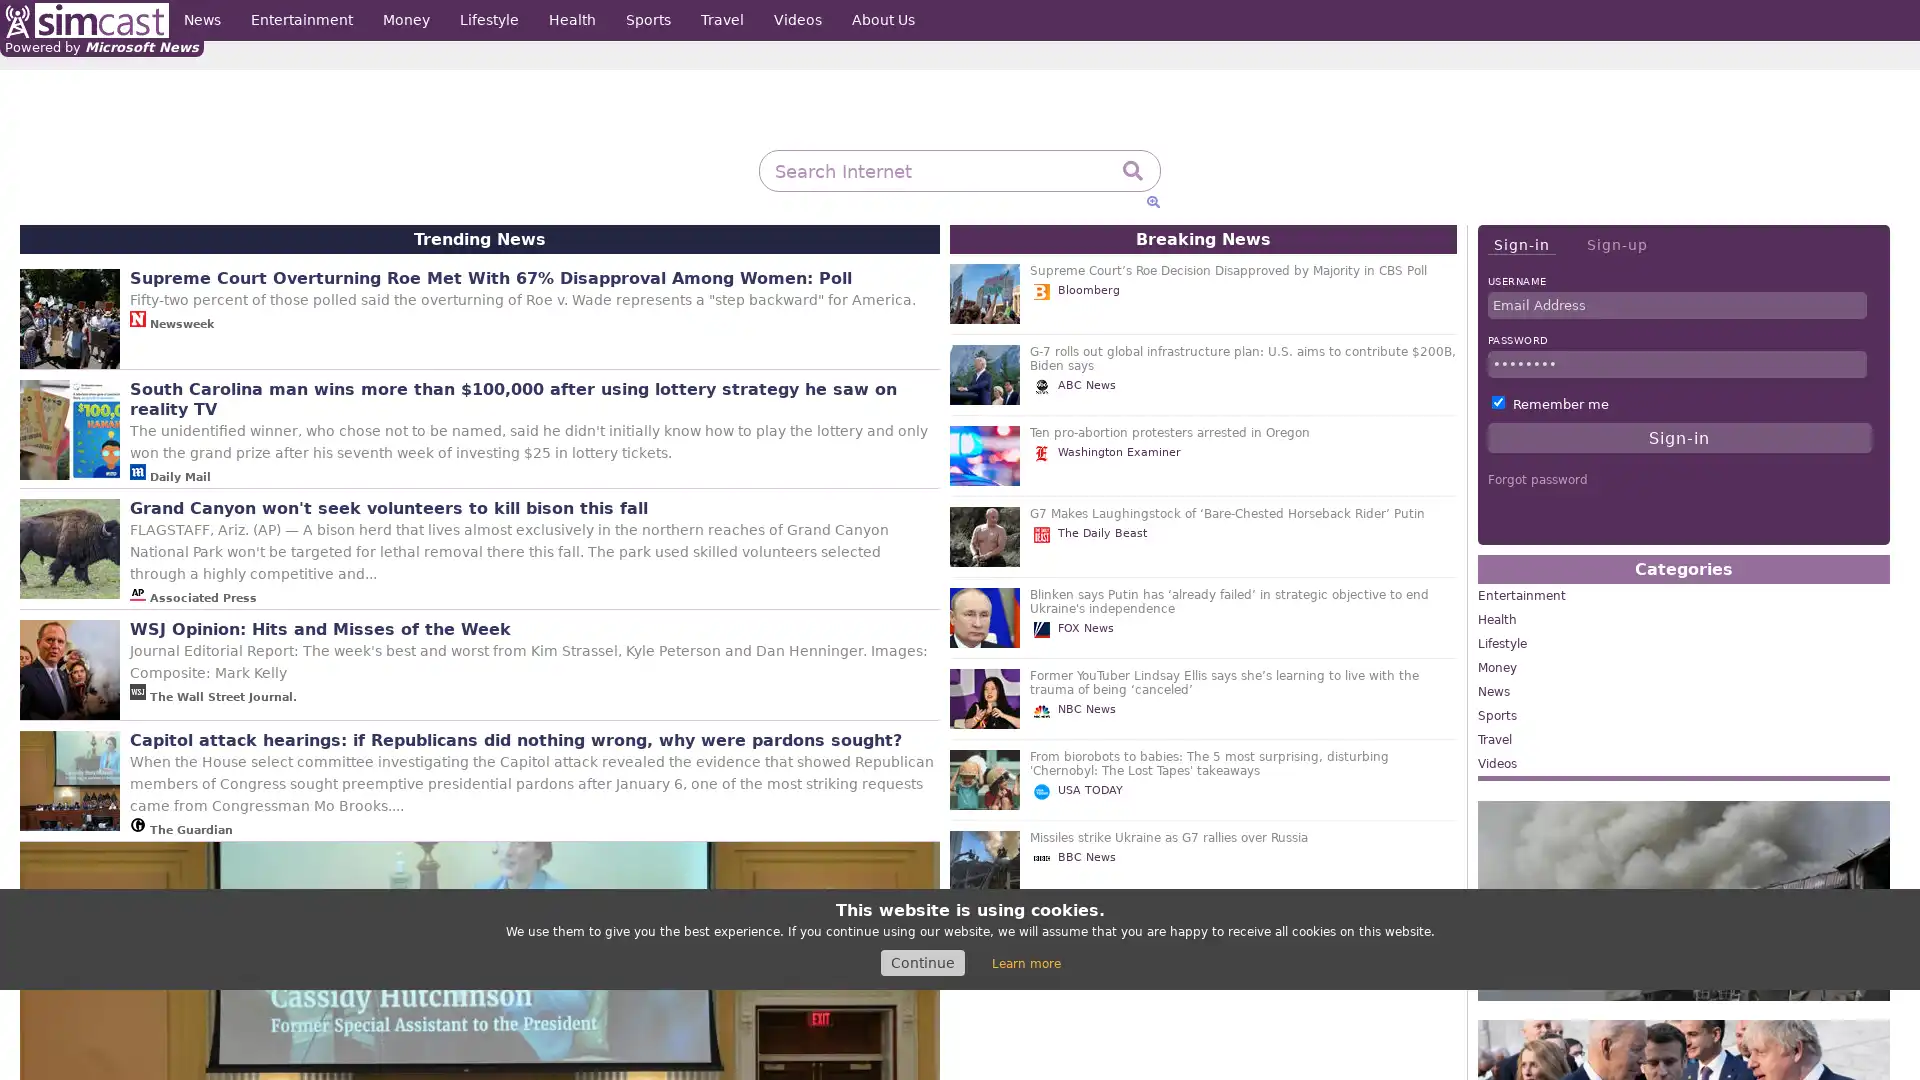 The height and width of the screenshot is (1080, 1920). Describe the element at coordinates (1679, 437) in the screenshot. I see `Sign-in` at that location.